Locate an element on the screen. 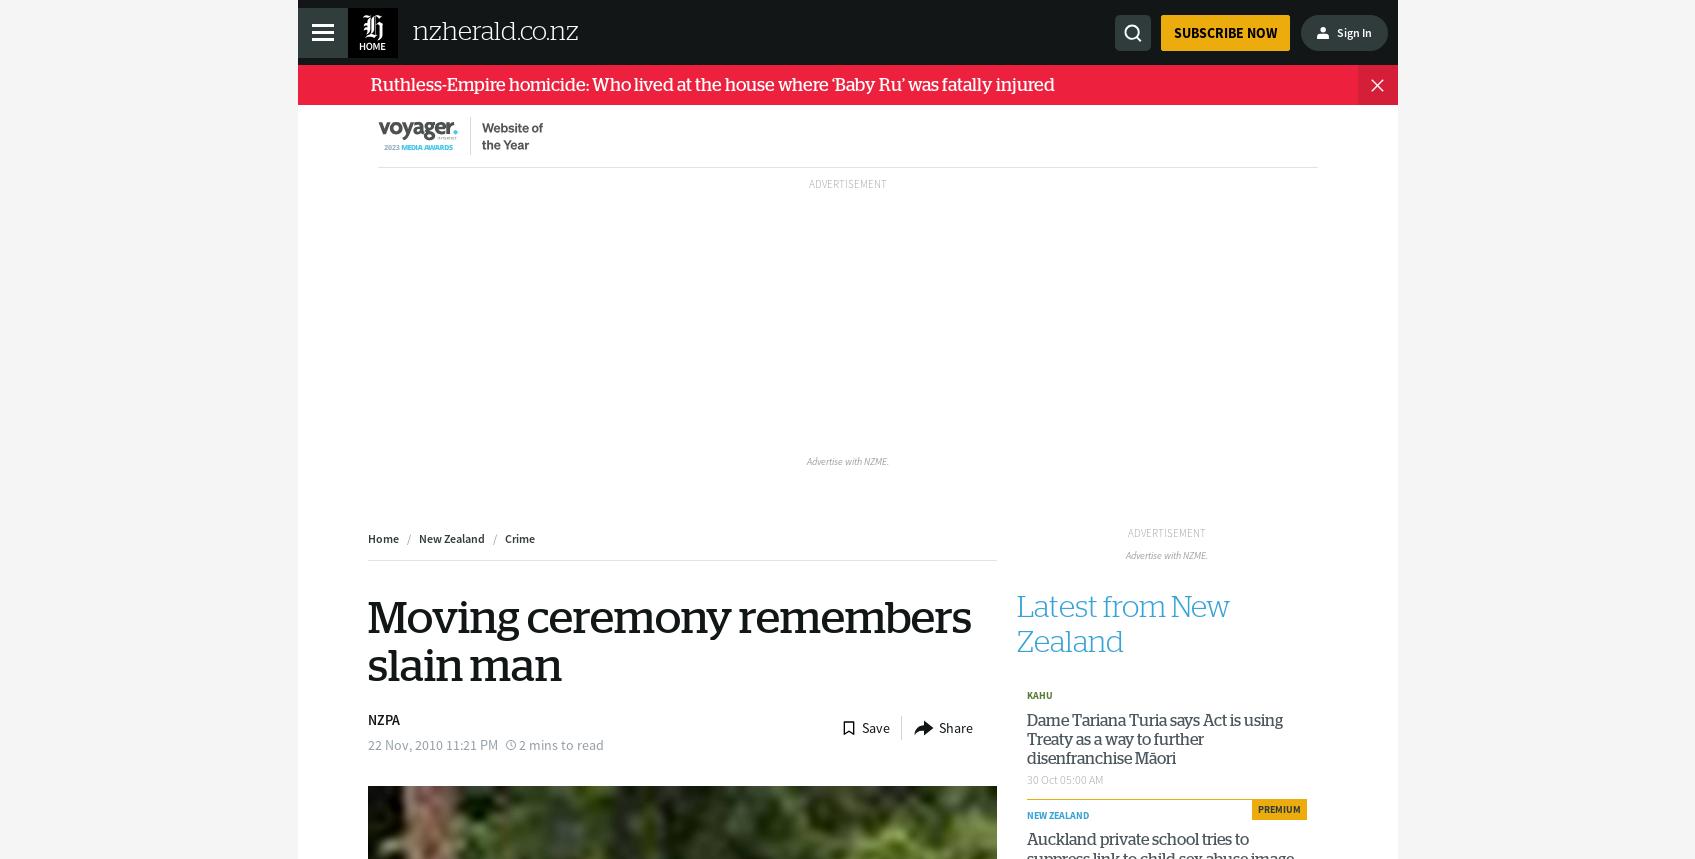 This screenshot has width=1695, height=859. '30 Oct 05:00 AM' is located at coordinates (1064, 779).